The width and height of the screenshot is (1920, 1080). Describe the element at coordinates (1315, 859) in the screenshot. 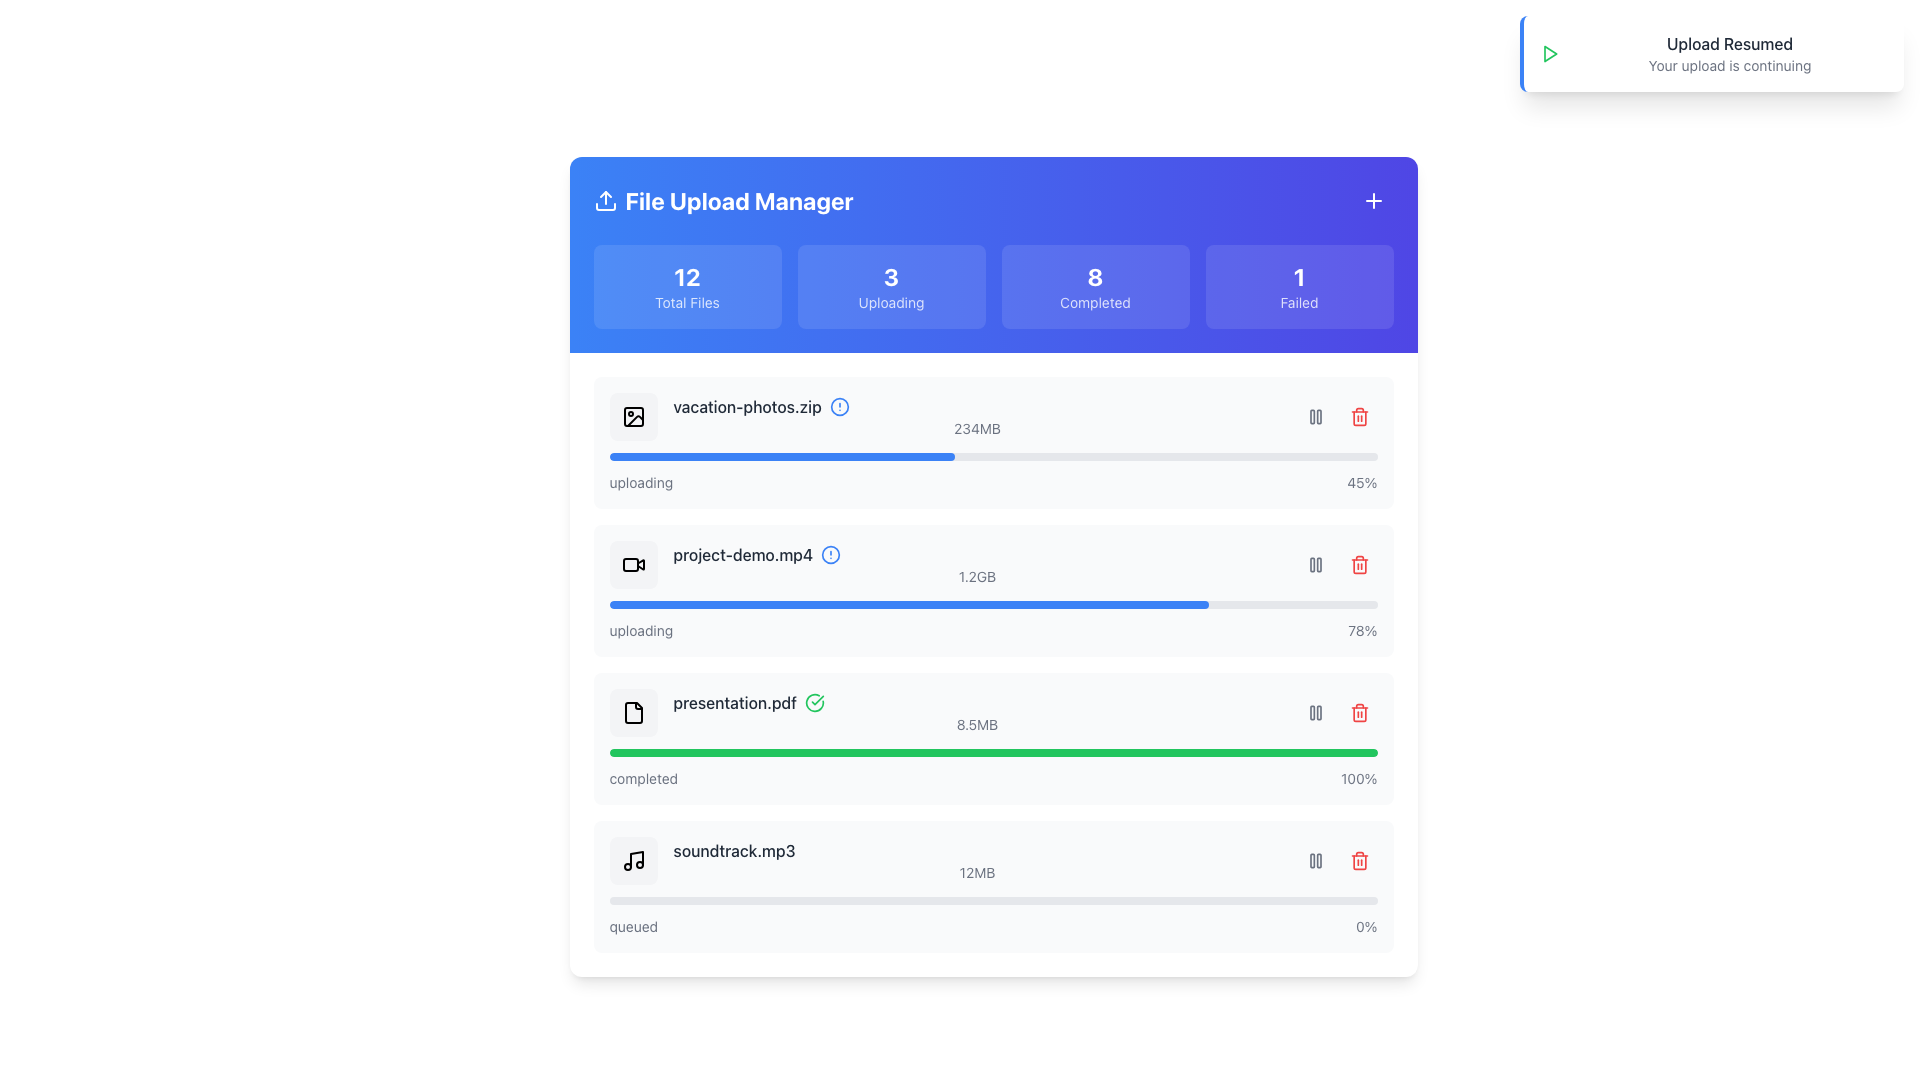

I see `the pause icon button located in the right section of the file list entry for 'soundtrack.mp3'` at that location.